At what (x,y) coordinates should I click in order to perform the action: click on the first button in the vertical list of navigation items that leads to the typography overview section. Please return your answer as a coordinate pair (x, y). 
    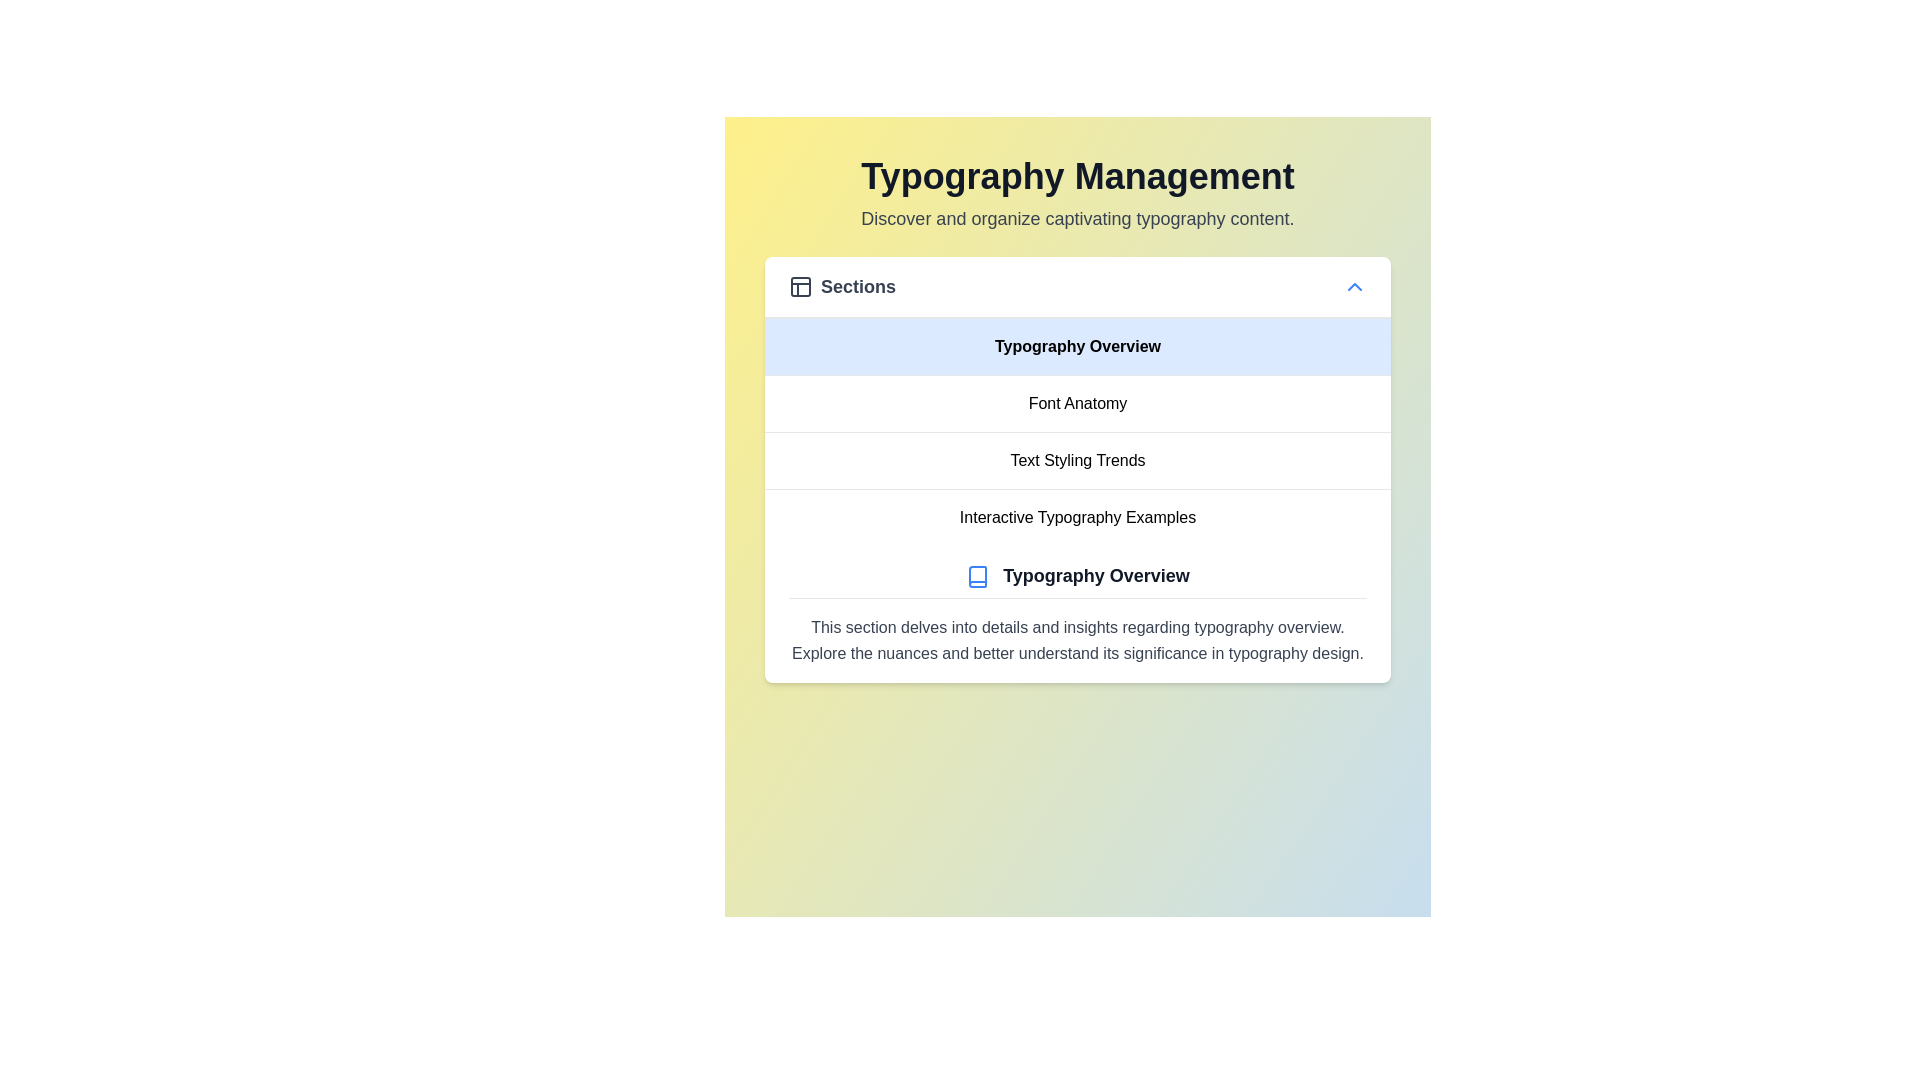
    Looking at the image, I should click on (1077, 346).